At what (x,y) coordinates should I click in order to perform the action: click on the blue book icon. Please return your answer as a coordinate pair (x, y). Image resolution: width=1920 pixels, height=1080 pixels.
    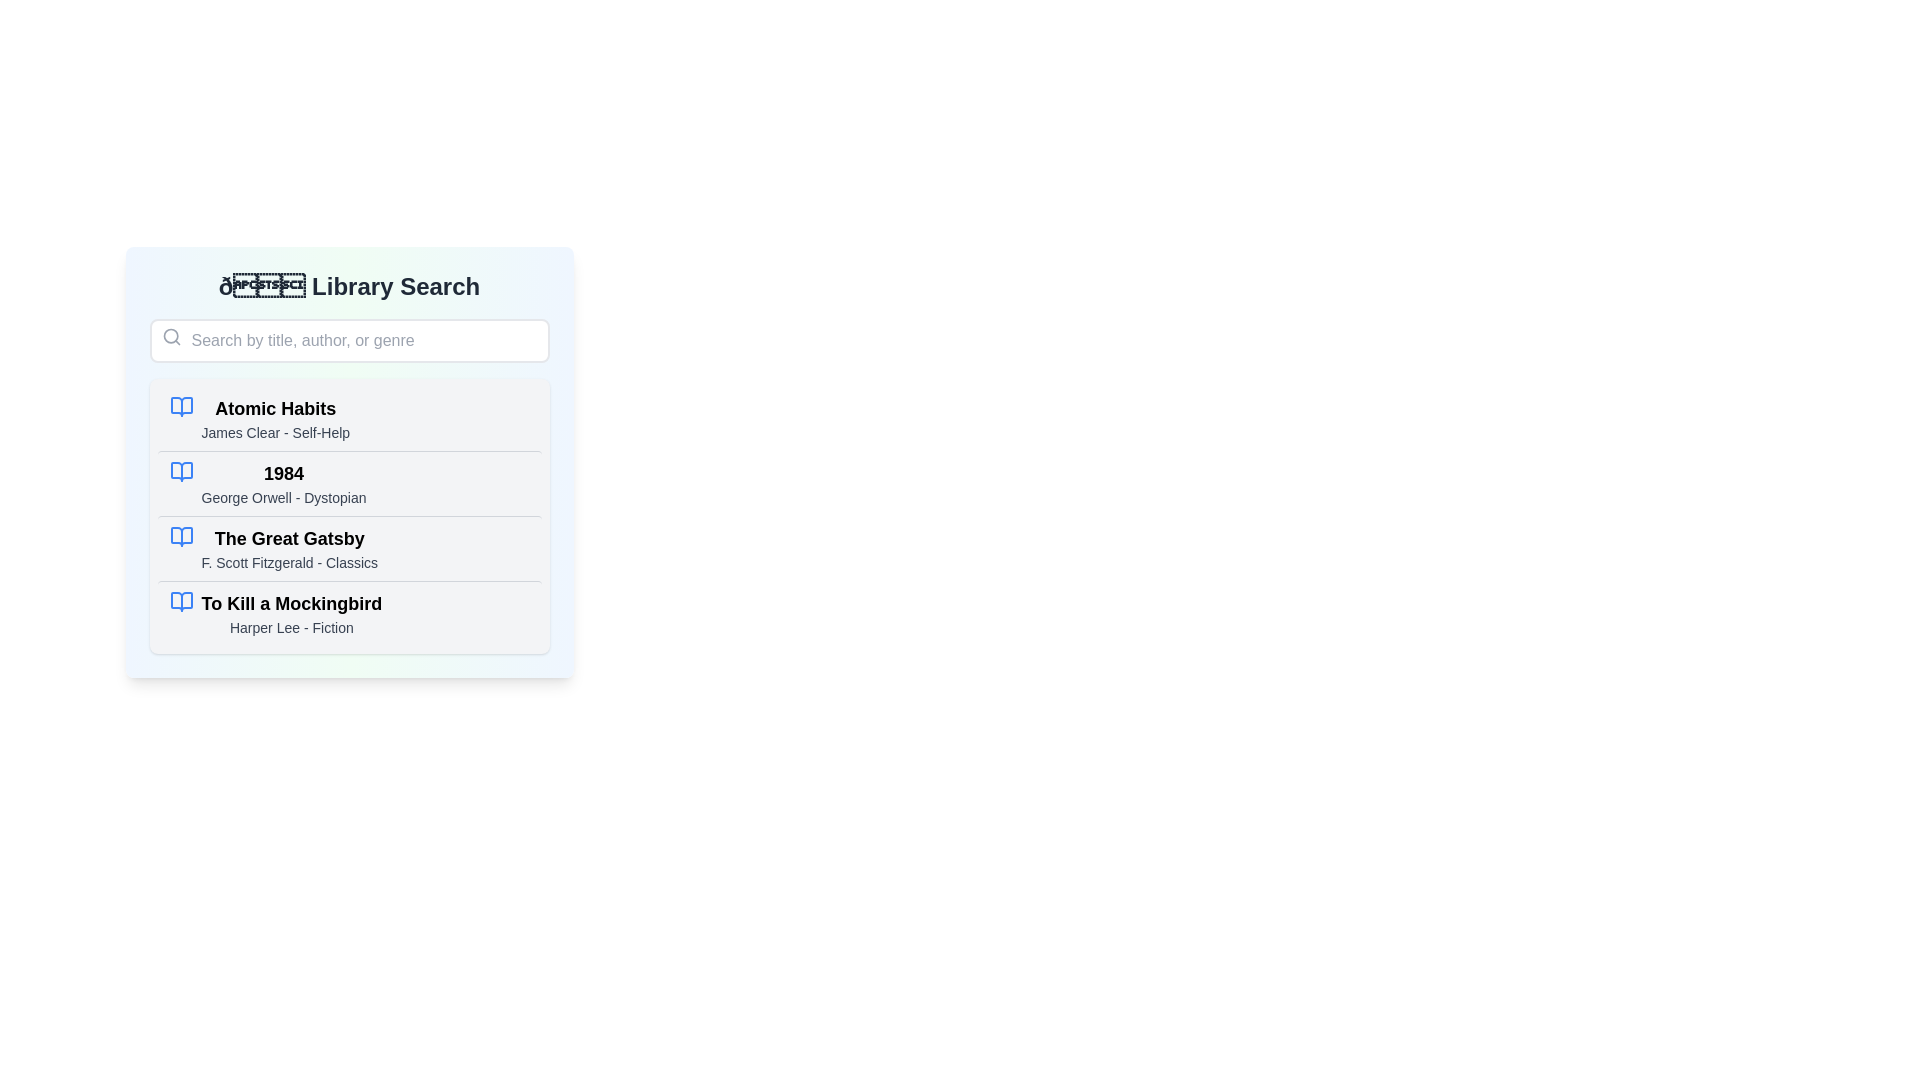
    Looking at the image, I should click on (181, 471).